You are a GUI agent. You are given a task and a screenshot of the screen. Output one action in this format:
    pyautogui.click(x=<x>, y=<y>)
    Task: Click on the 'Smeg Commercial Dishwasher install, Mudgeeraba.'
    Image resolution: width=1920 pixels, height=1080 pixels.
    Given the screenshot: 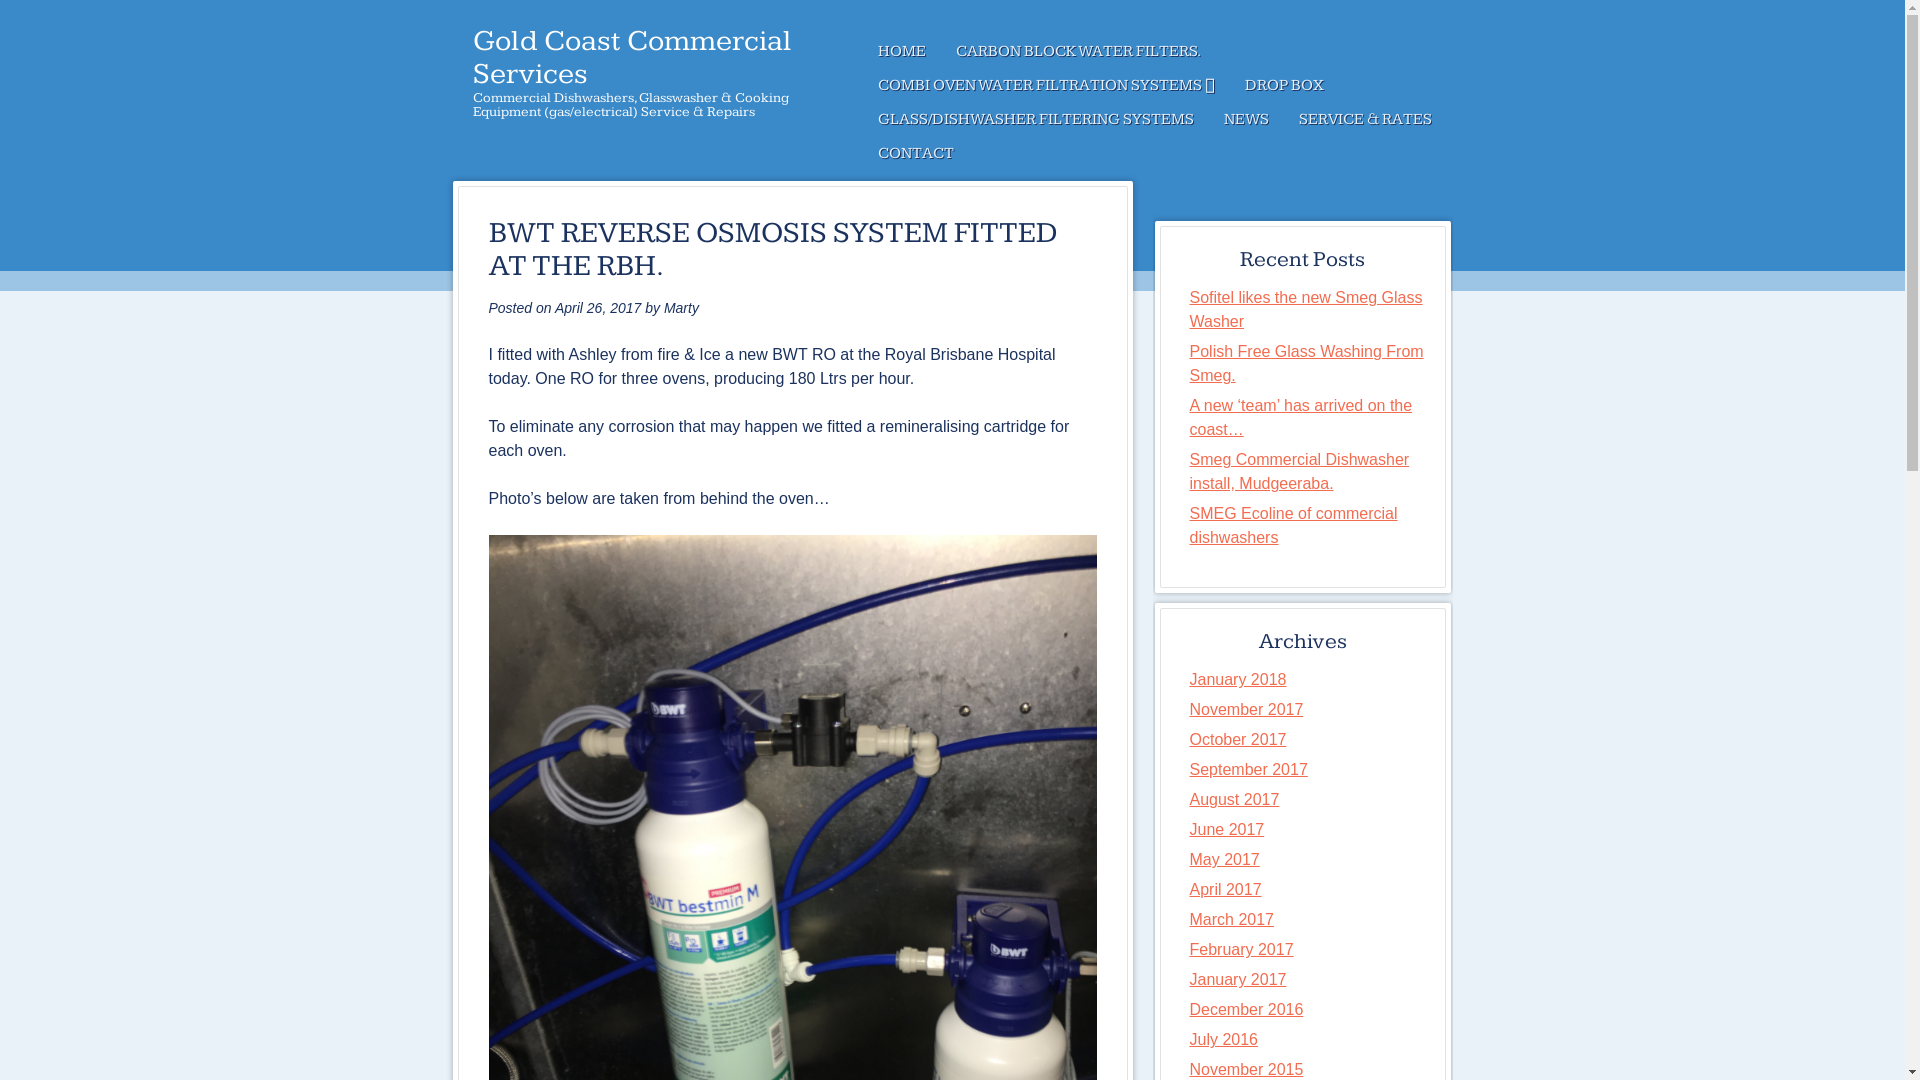 What is the action you would take?
    pyautogui.click(x=1300, y=471)
    